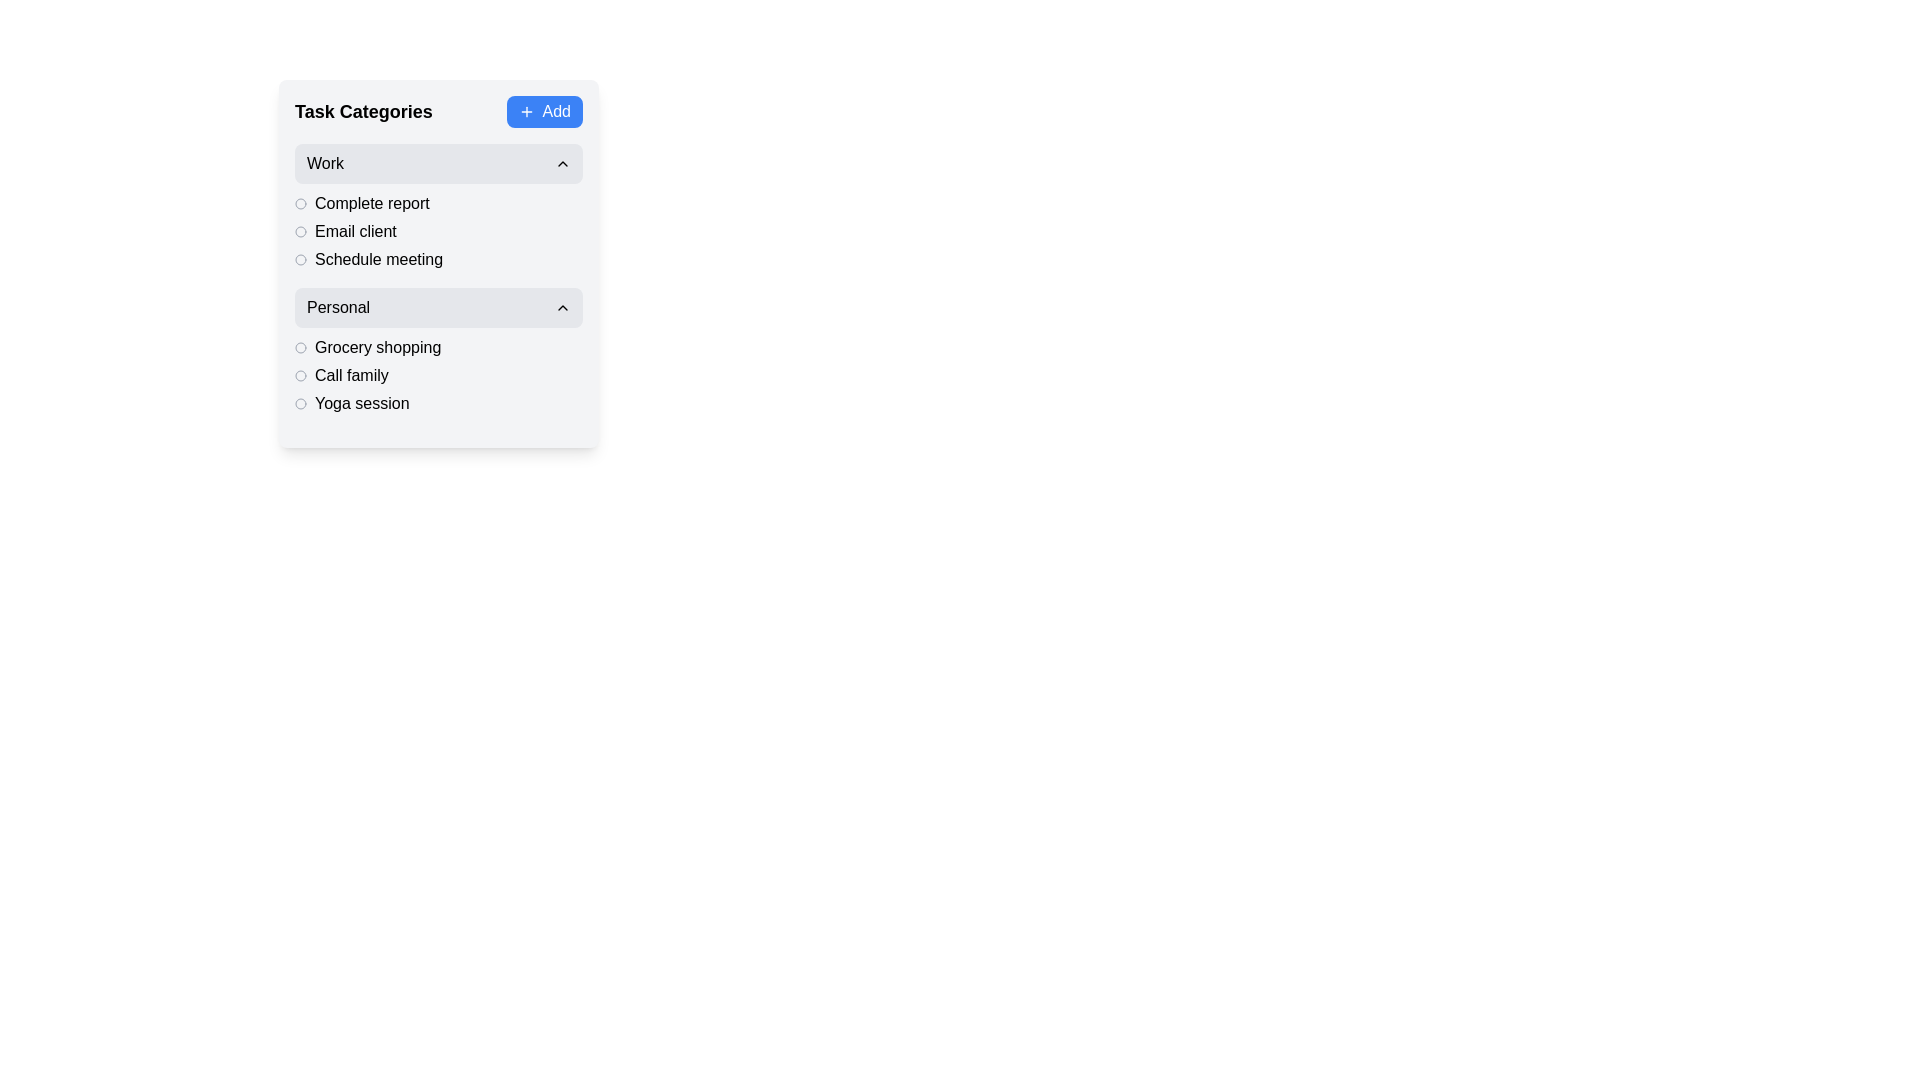 Image resolution: width=1920 pixels, height=1080 pixels. What do you see at coordinates (372, 204) in the screenshot?
I see `the text label reading 'Complete report'` at bounding box center [372, 204].